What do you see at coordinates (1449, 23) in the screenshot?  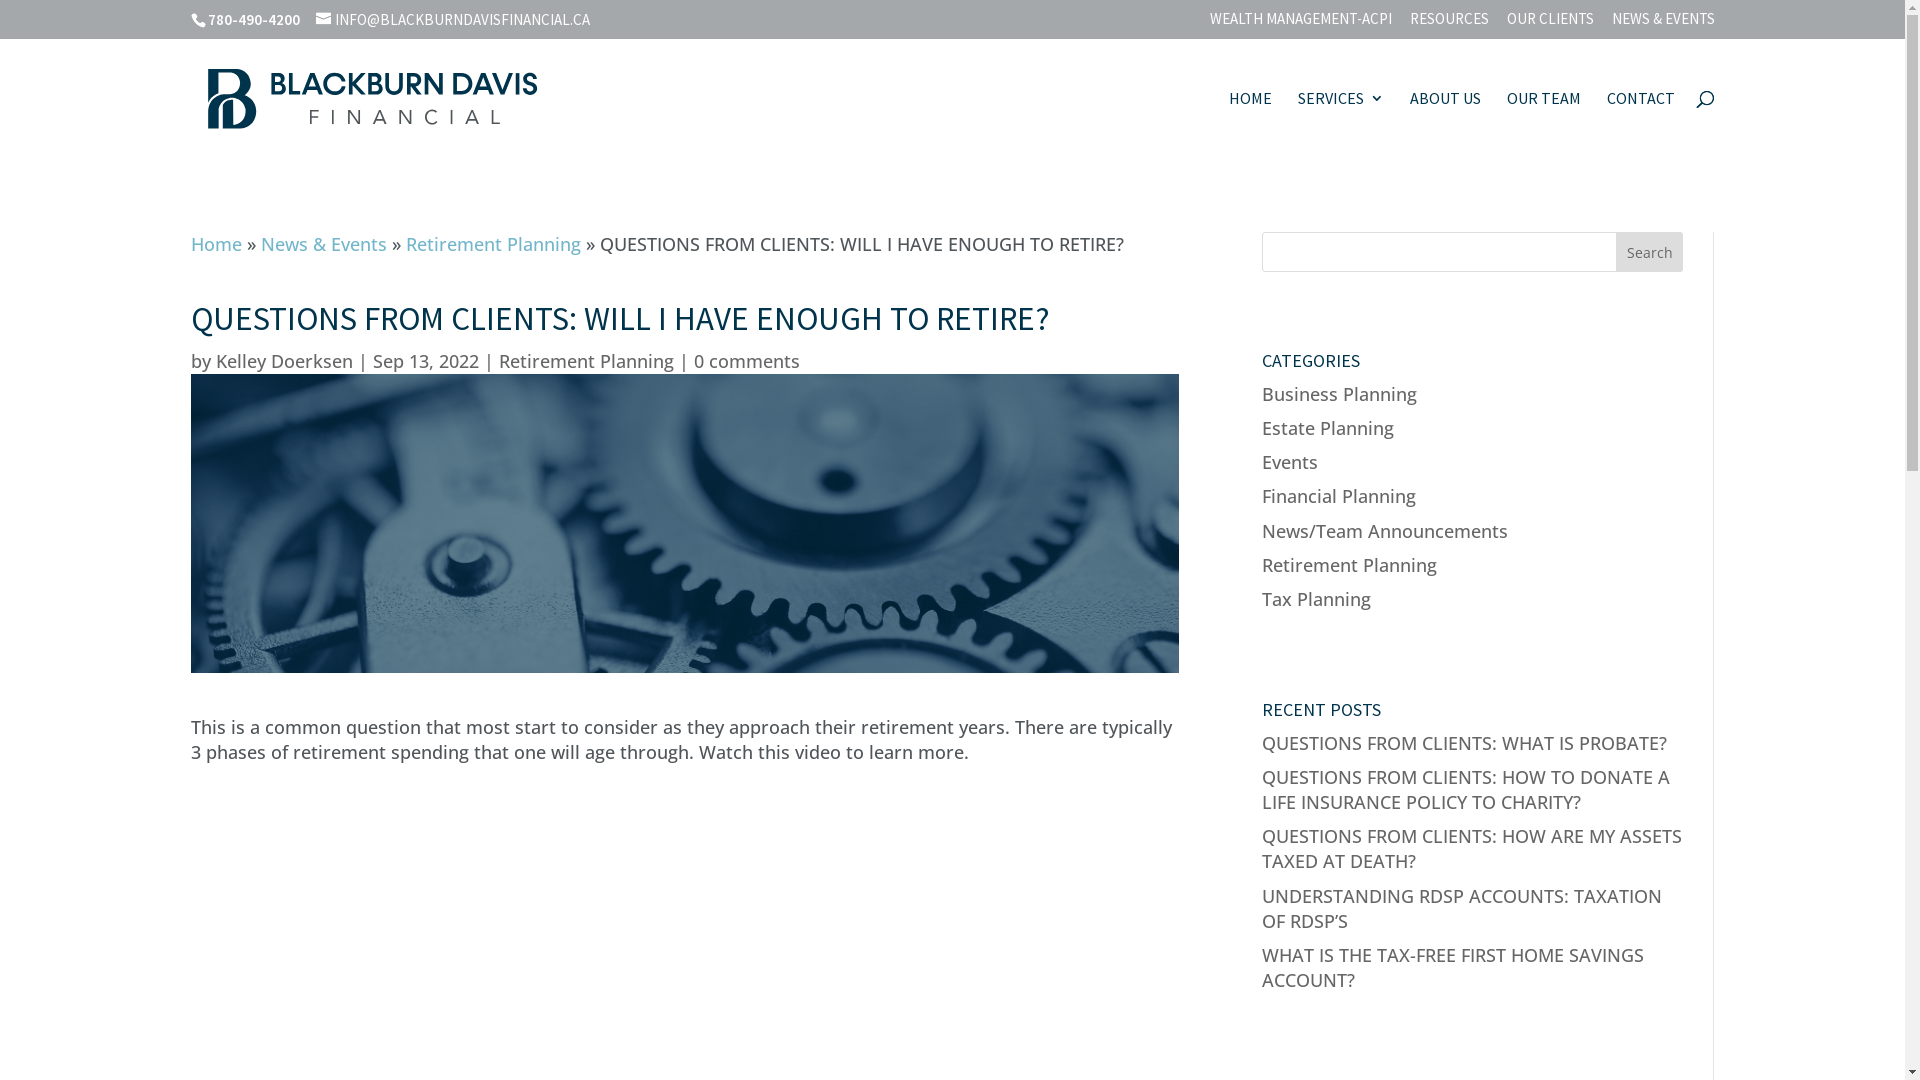 I see `'RESOURCES'` at bounding box center [1449, 23].